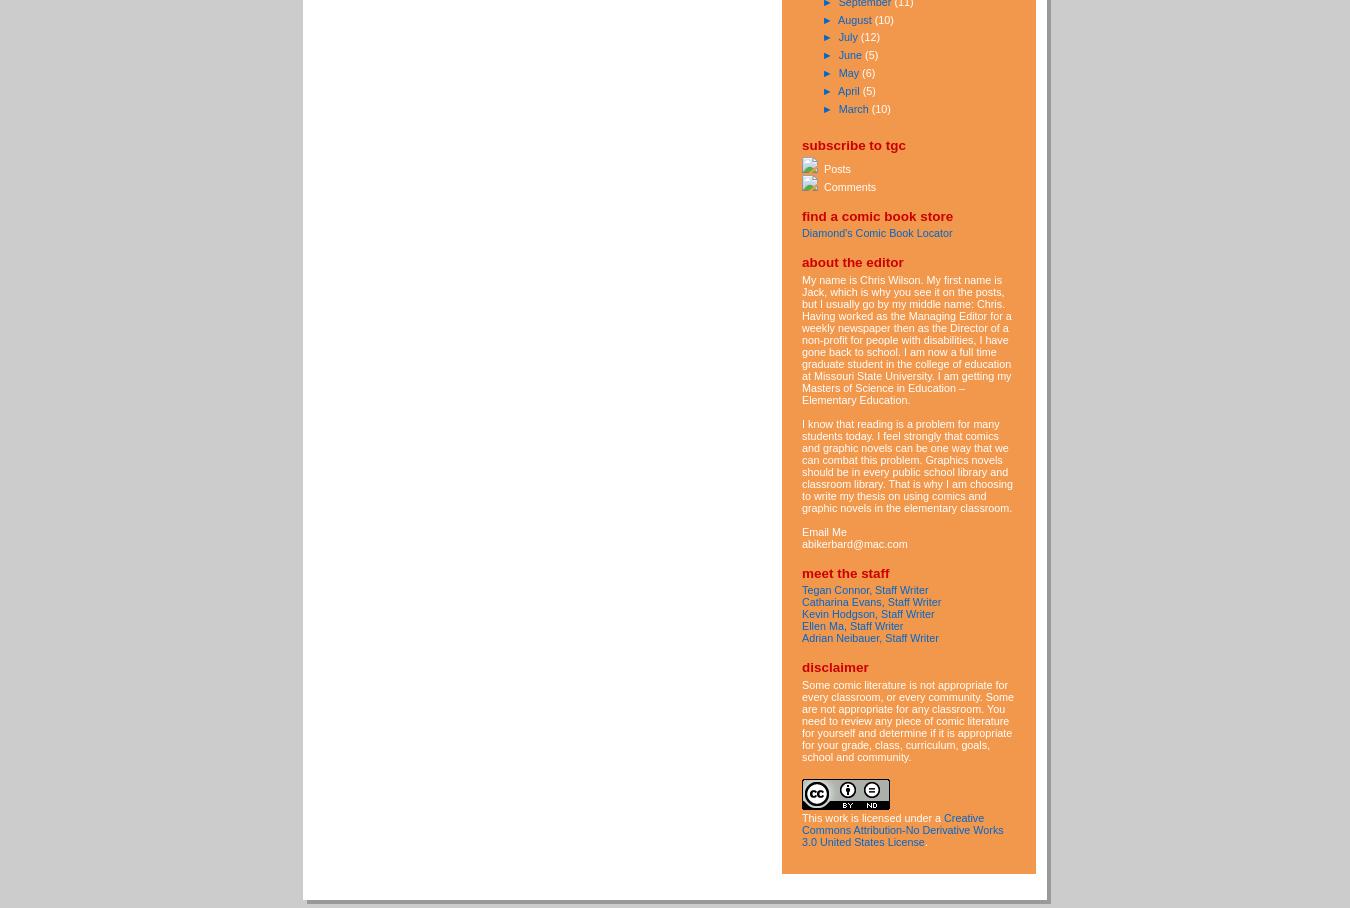 The height and width of the screenshot is (908, 1350). Describe the element at coordinates (924, 839) in the screenshot. I see `'.'` at that location.